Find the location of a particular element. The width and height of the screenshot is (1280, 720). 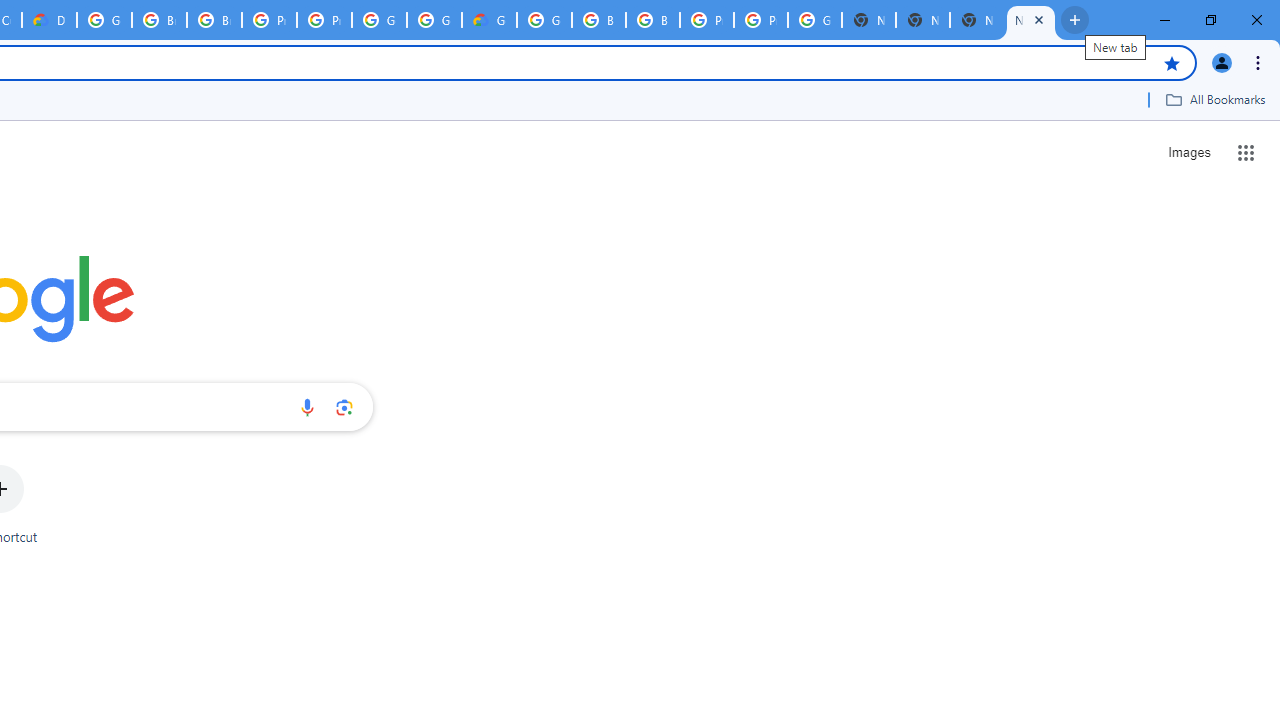

'Google Cloud Platform' is located at coordinates (379, 20).